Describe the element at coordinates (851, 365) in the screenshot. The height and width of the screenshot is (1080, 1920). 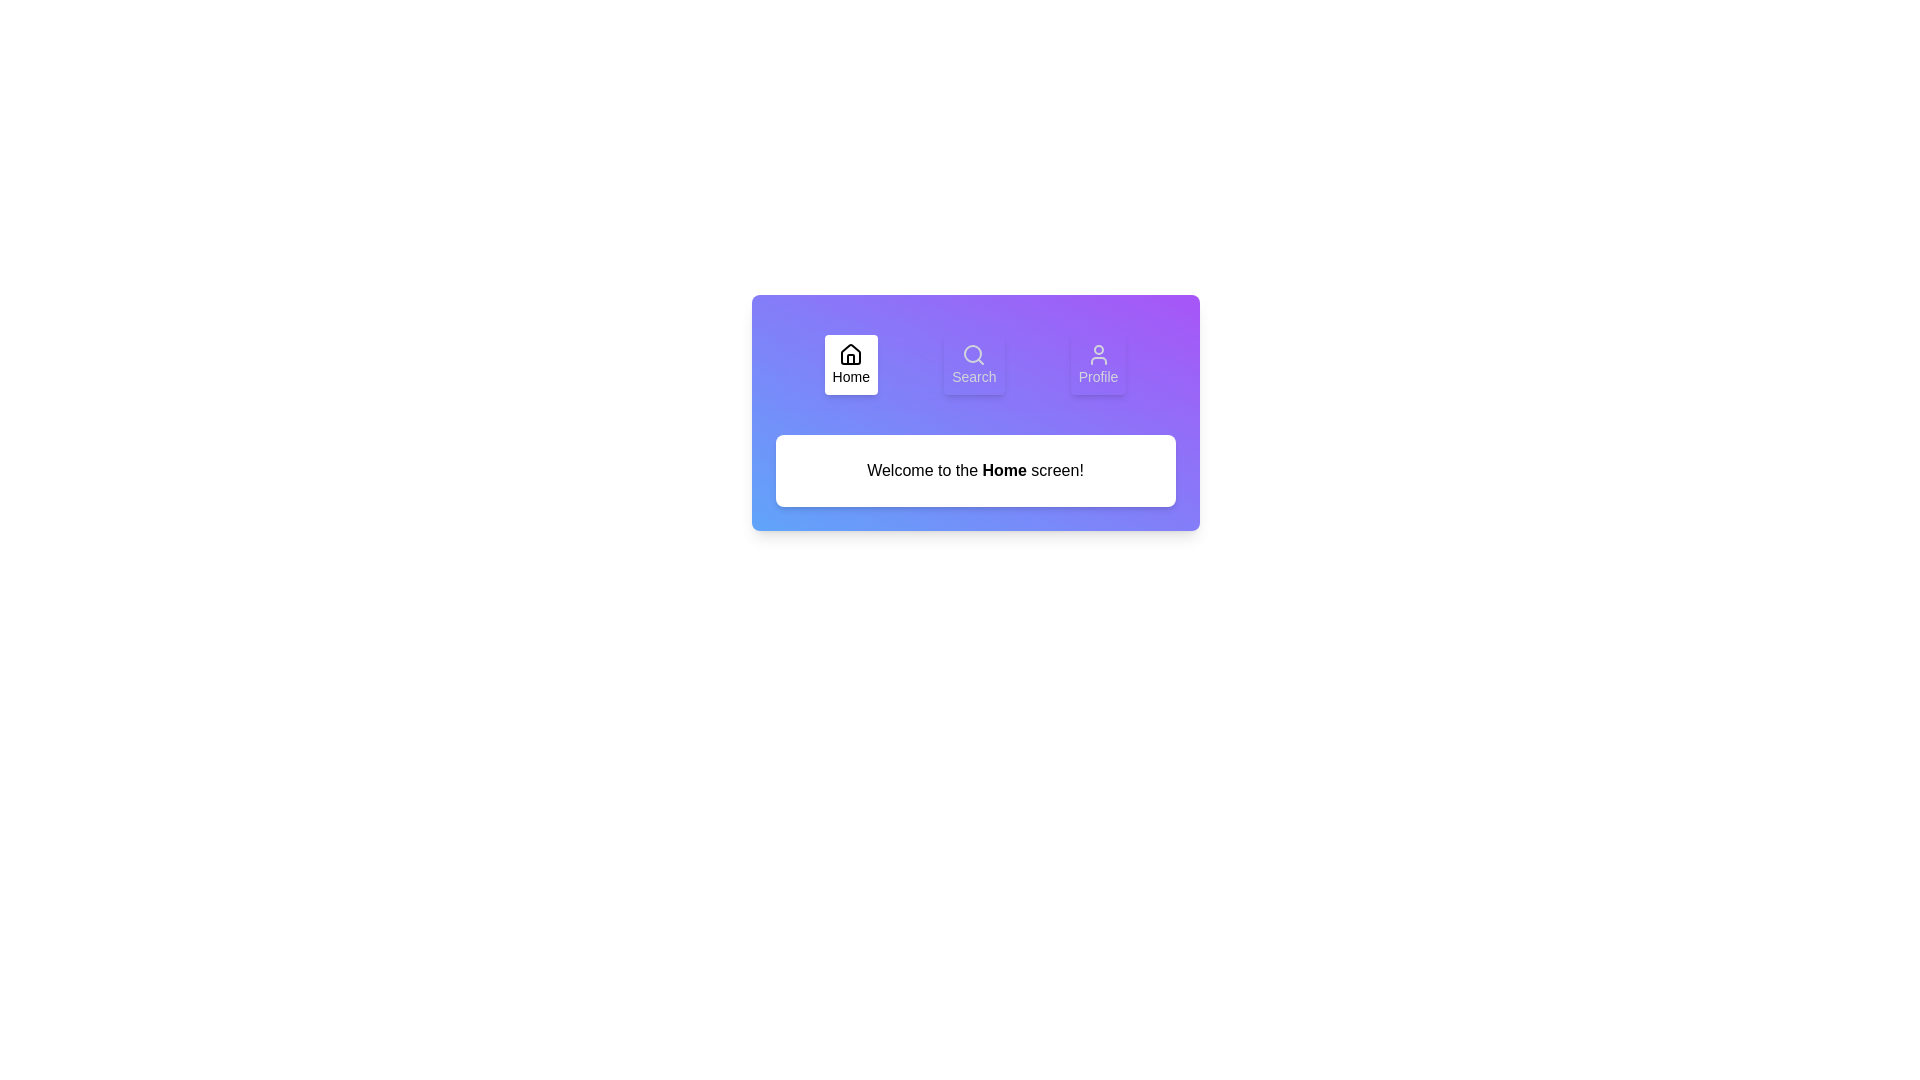
I see `the navigation button labeled 'Home' located at the top-center of the interface` at that location.